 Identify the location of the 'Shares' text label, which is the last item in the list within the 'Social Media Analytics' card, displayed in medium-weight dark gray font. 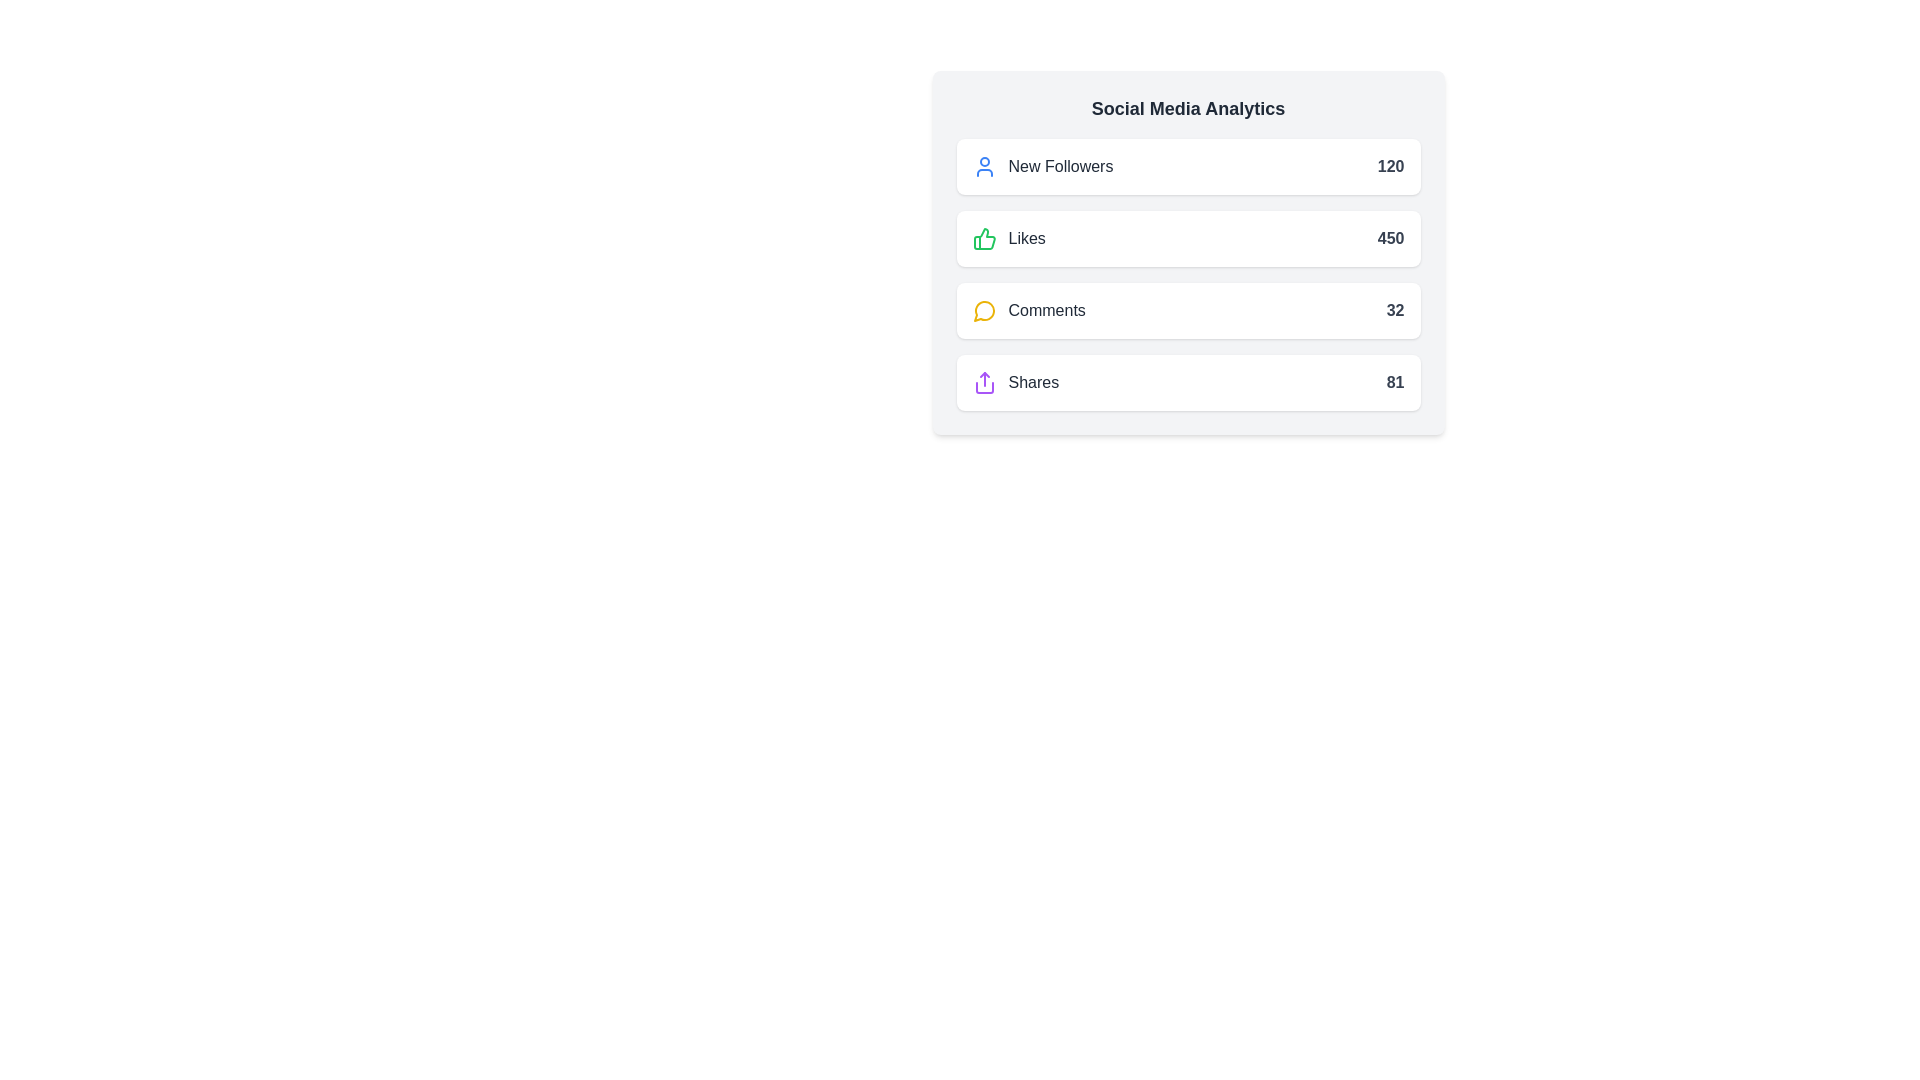
(1033, 382).